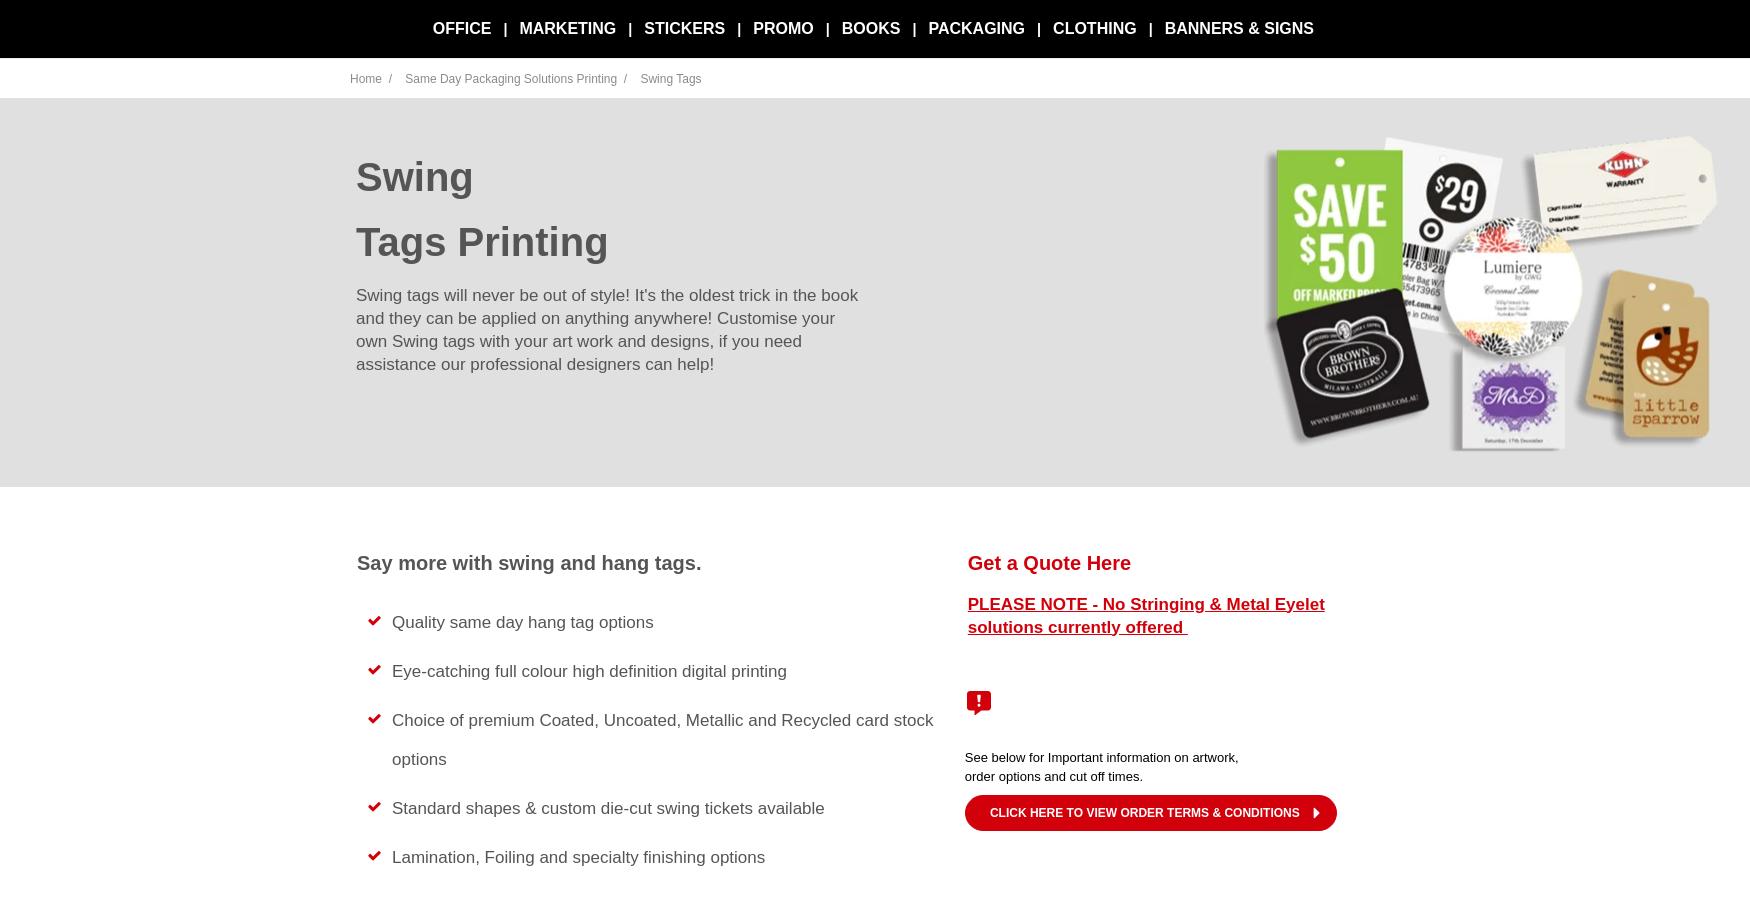 This screenshot has height=900, width=1750. What do you see at coordinates (669, 78) in the screenshot?
I see `'Swing Tags'` at bounding box center [669, 78].